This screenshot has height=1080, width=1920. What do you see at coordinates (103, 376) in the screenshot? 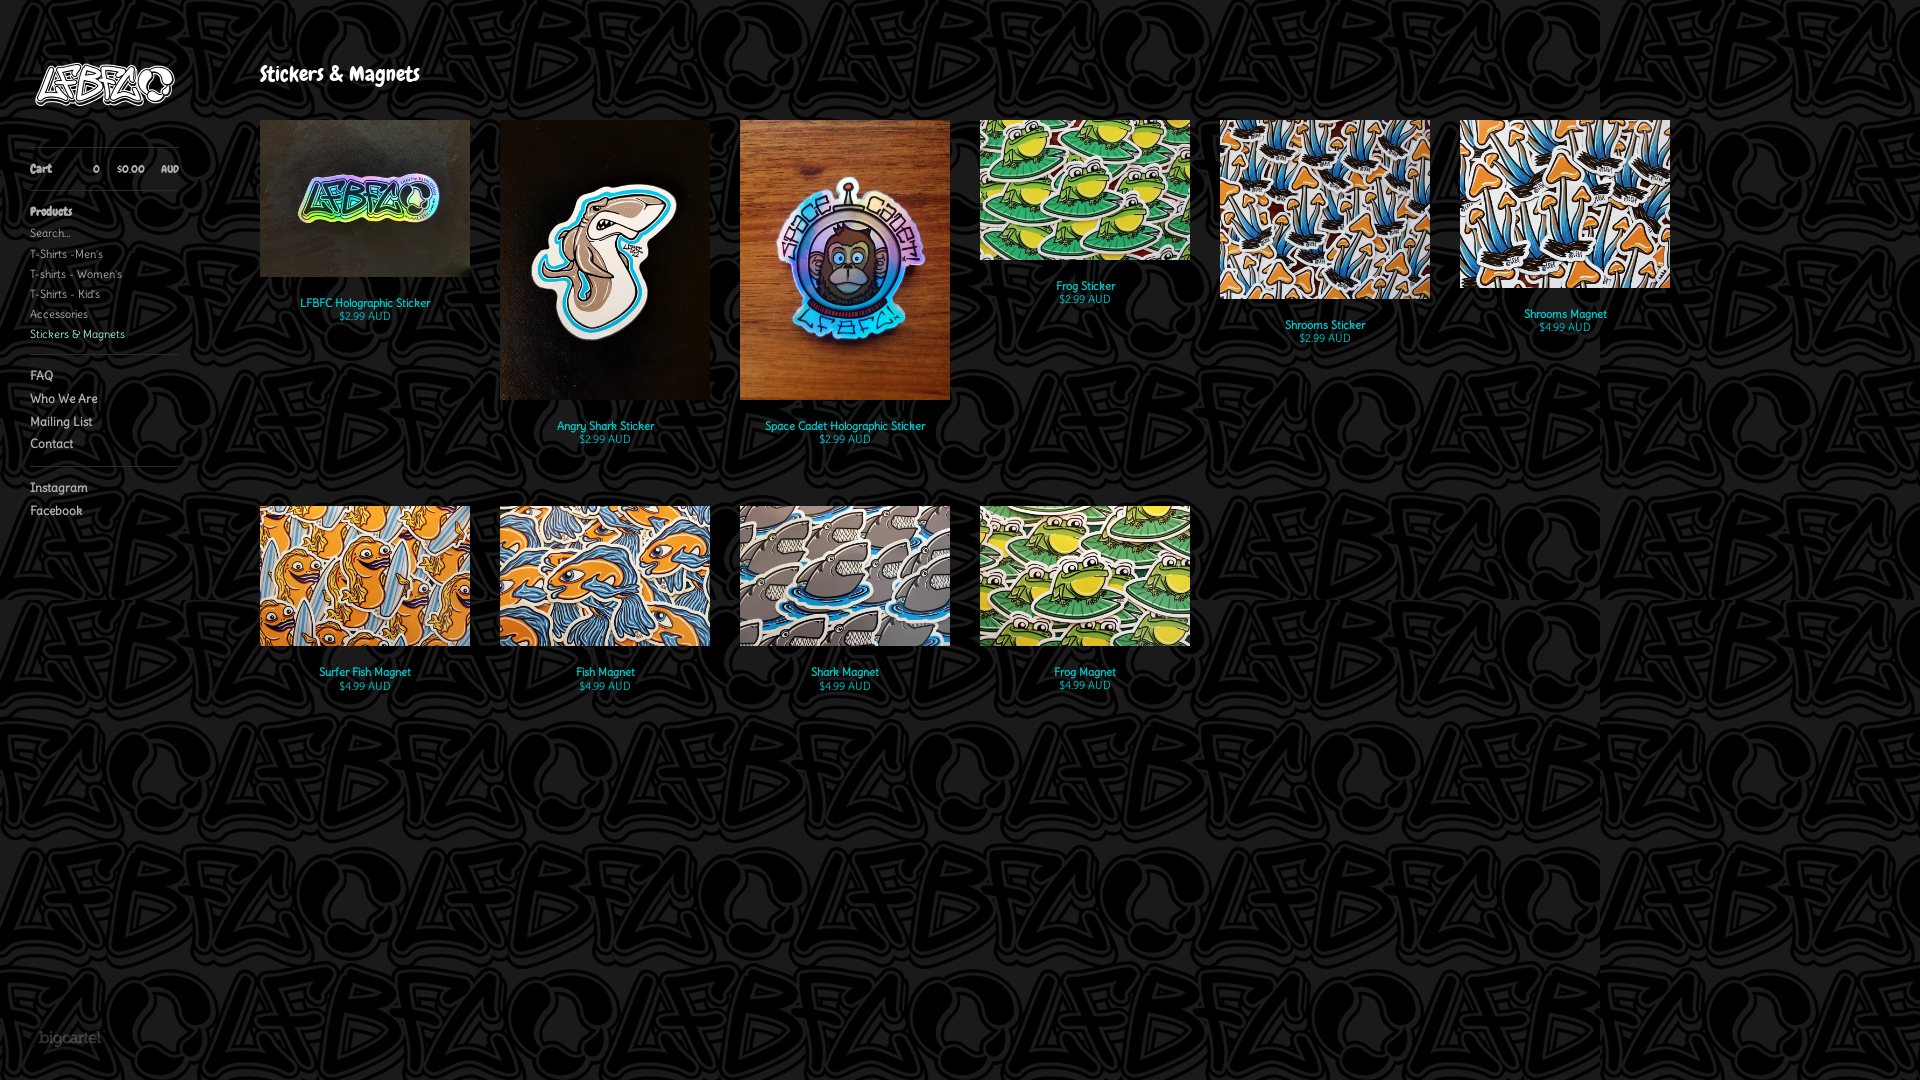
I see `'FAQ'` at bounding box center [103, 376].